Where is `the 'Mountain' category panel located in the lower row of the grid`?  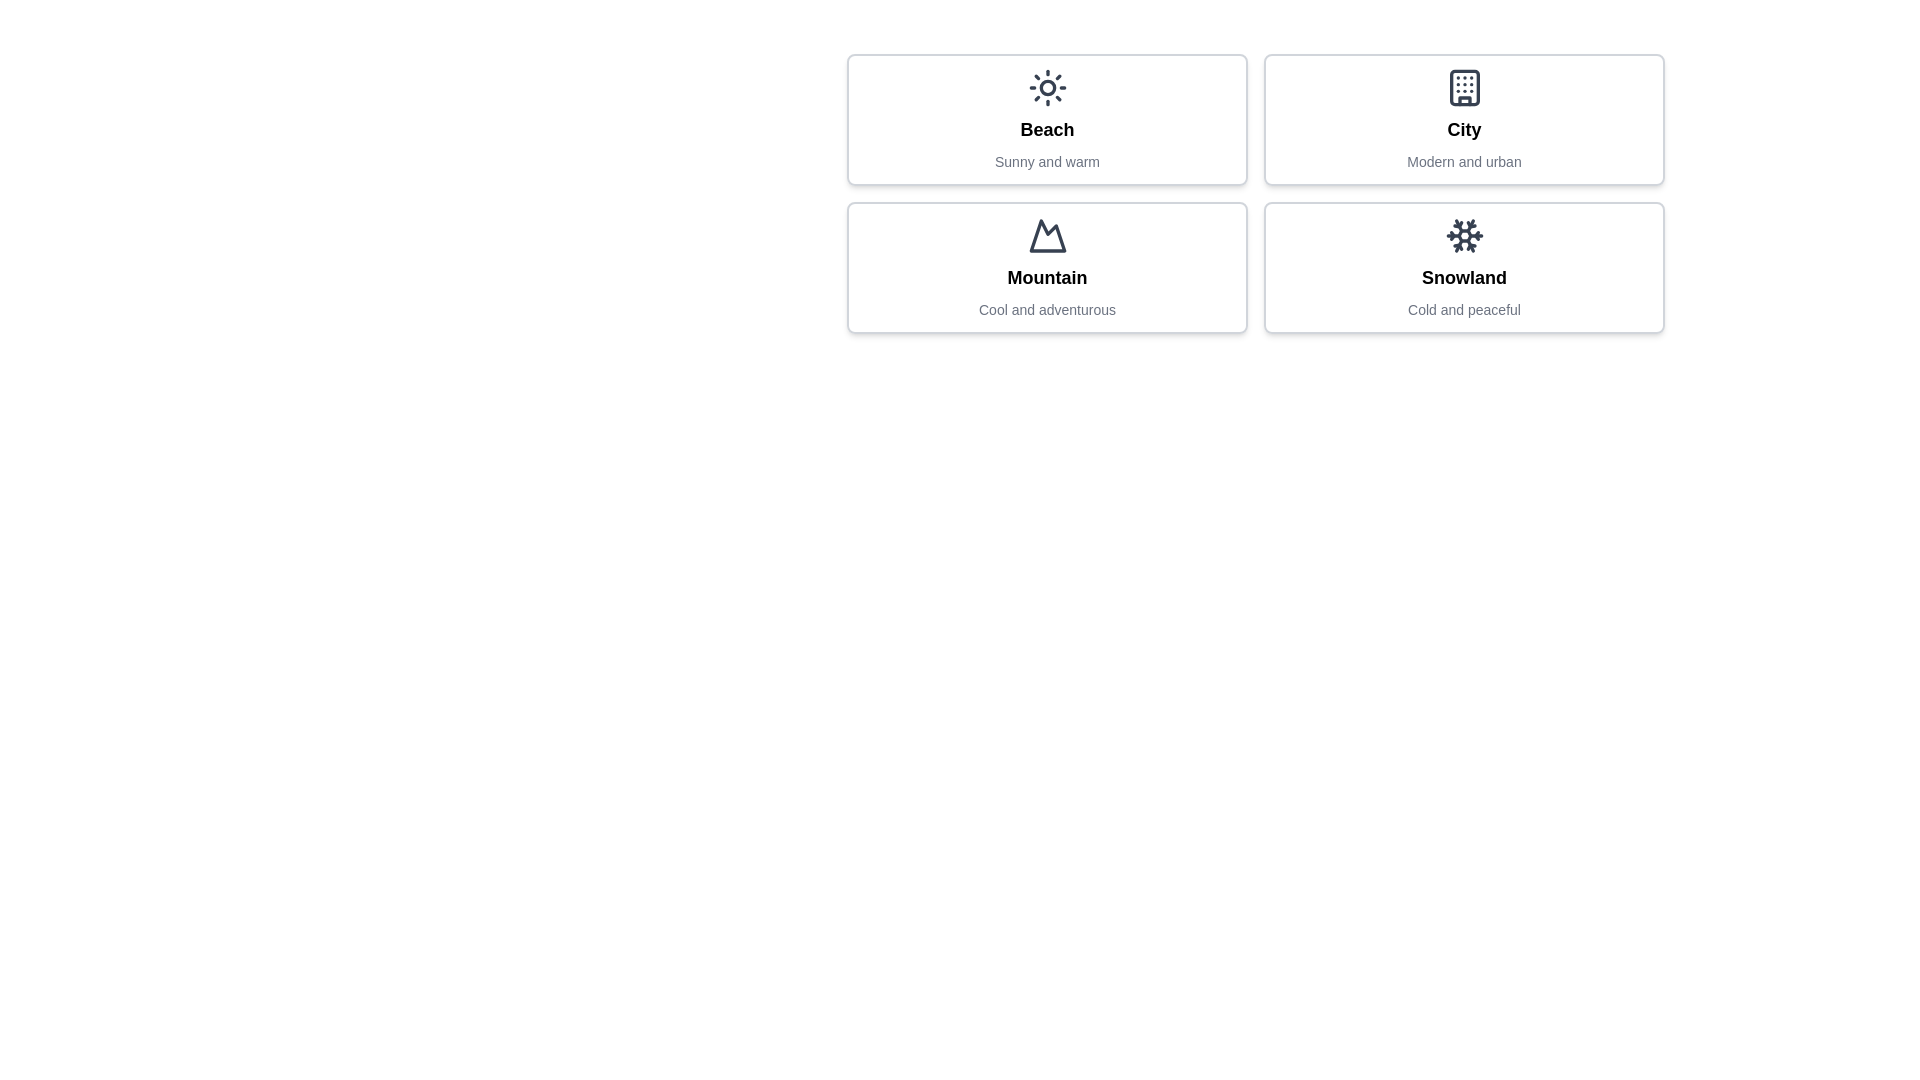
the 'Mountain' category panel located in the lower row of the grid is located at coordinates (1046, 266).